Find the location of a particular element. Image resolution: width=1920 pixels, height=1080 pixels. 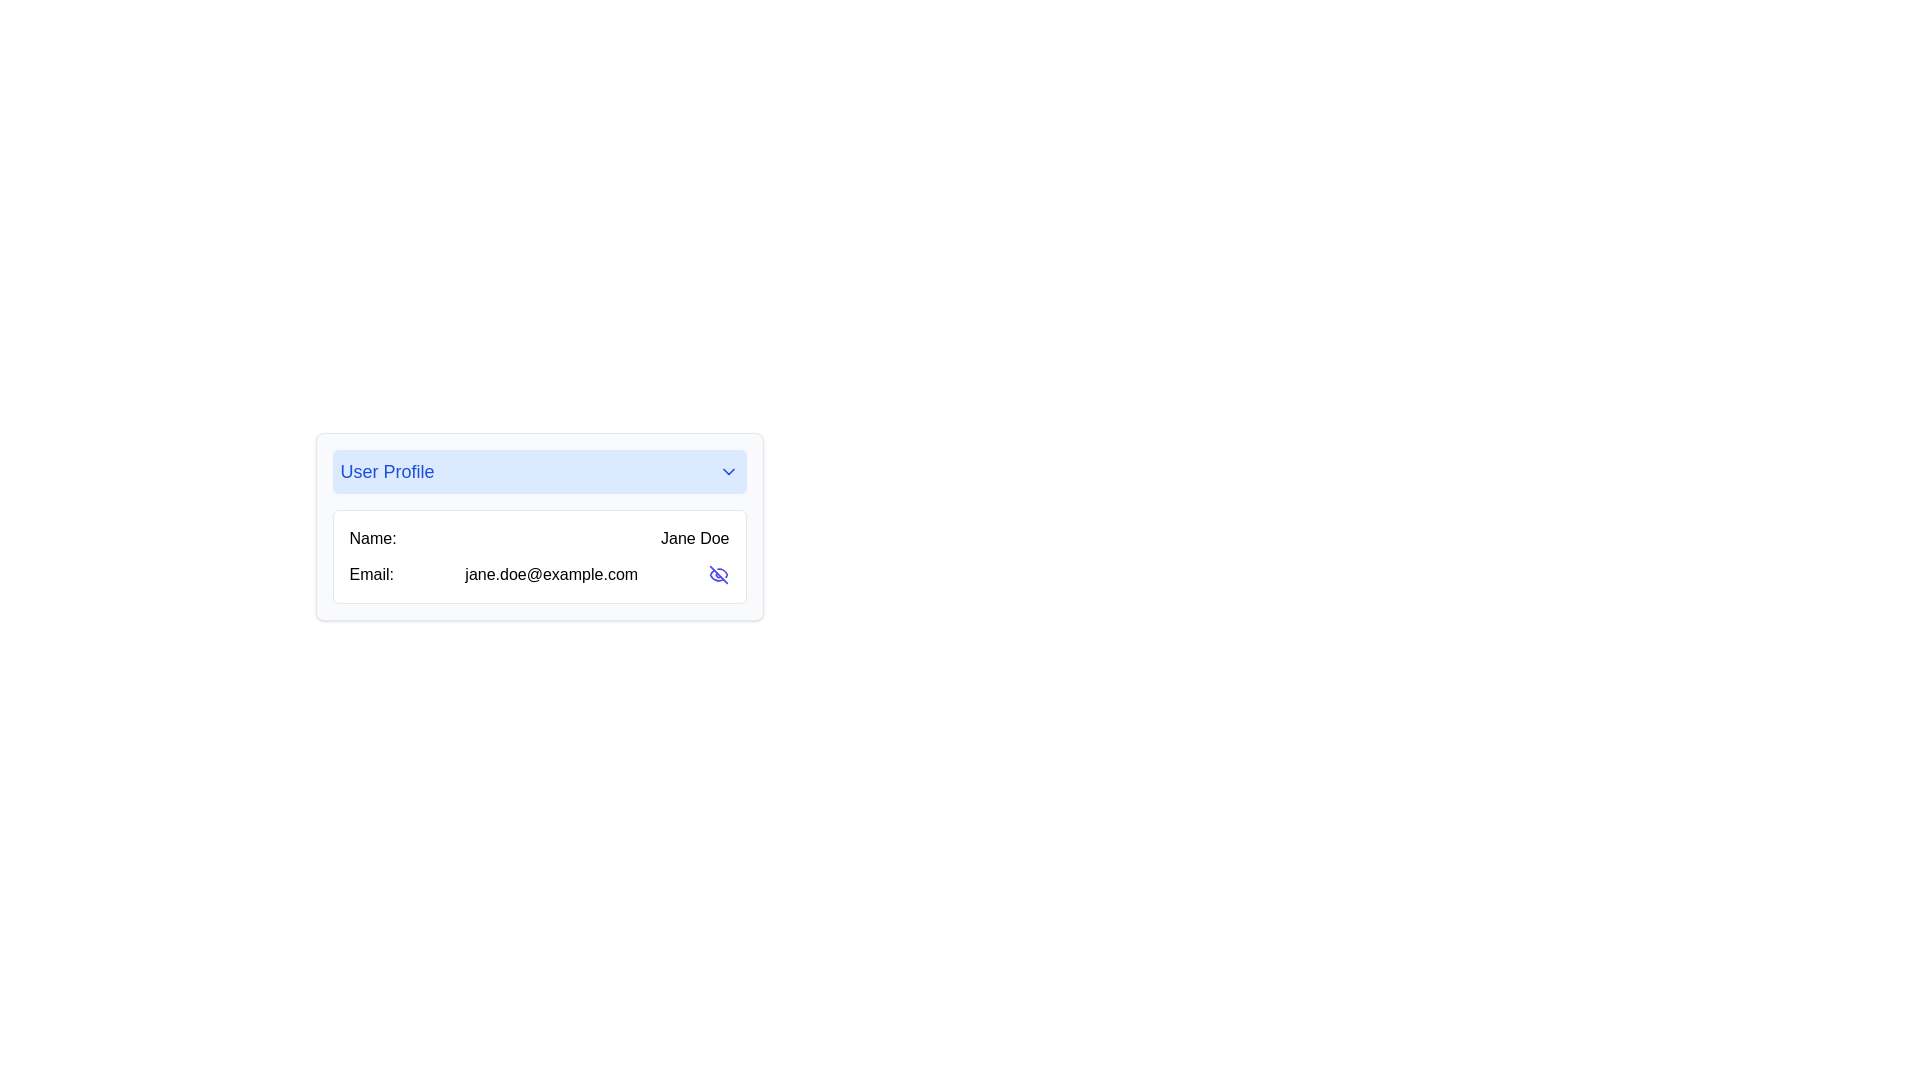

the Text label that identifies the user name 'Jane Doe', located in the 'User Profile' section, positioned to the left of 'Jane Doe' and above the 'Email:' label is located at coordinates (373, 538).